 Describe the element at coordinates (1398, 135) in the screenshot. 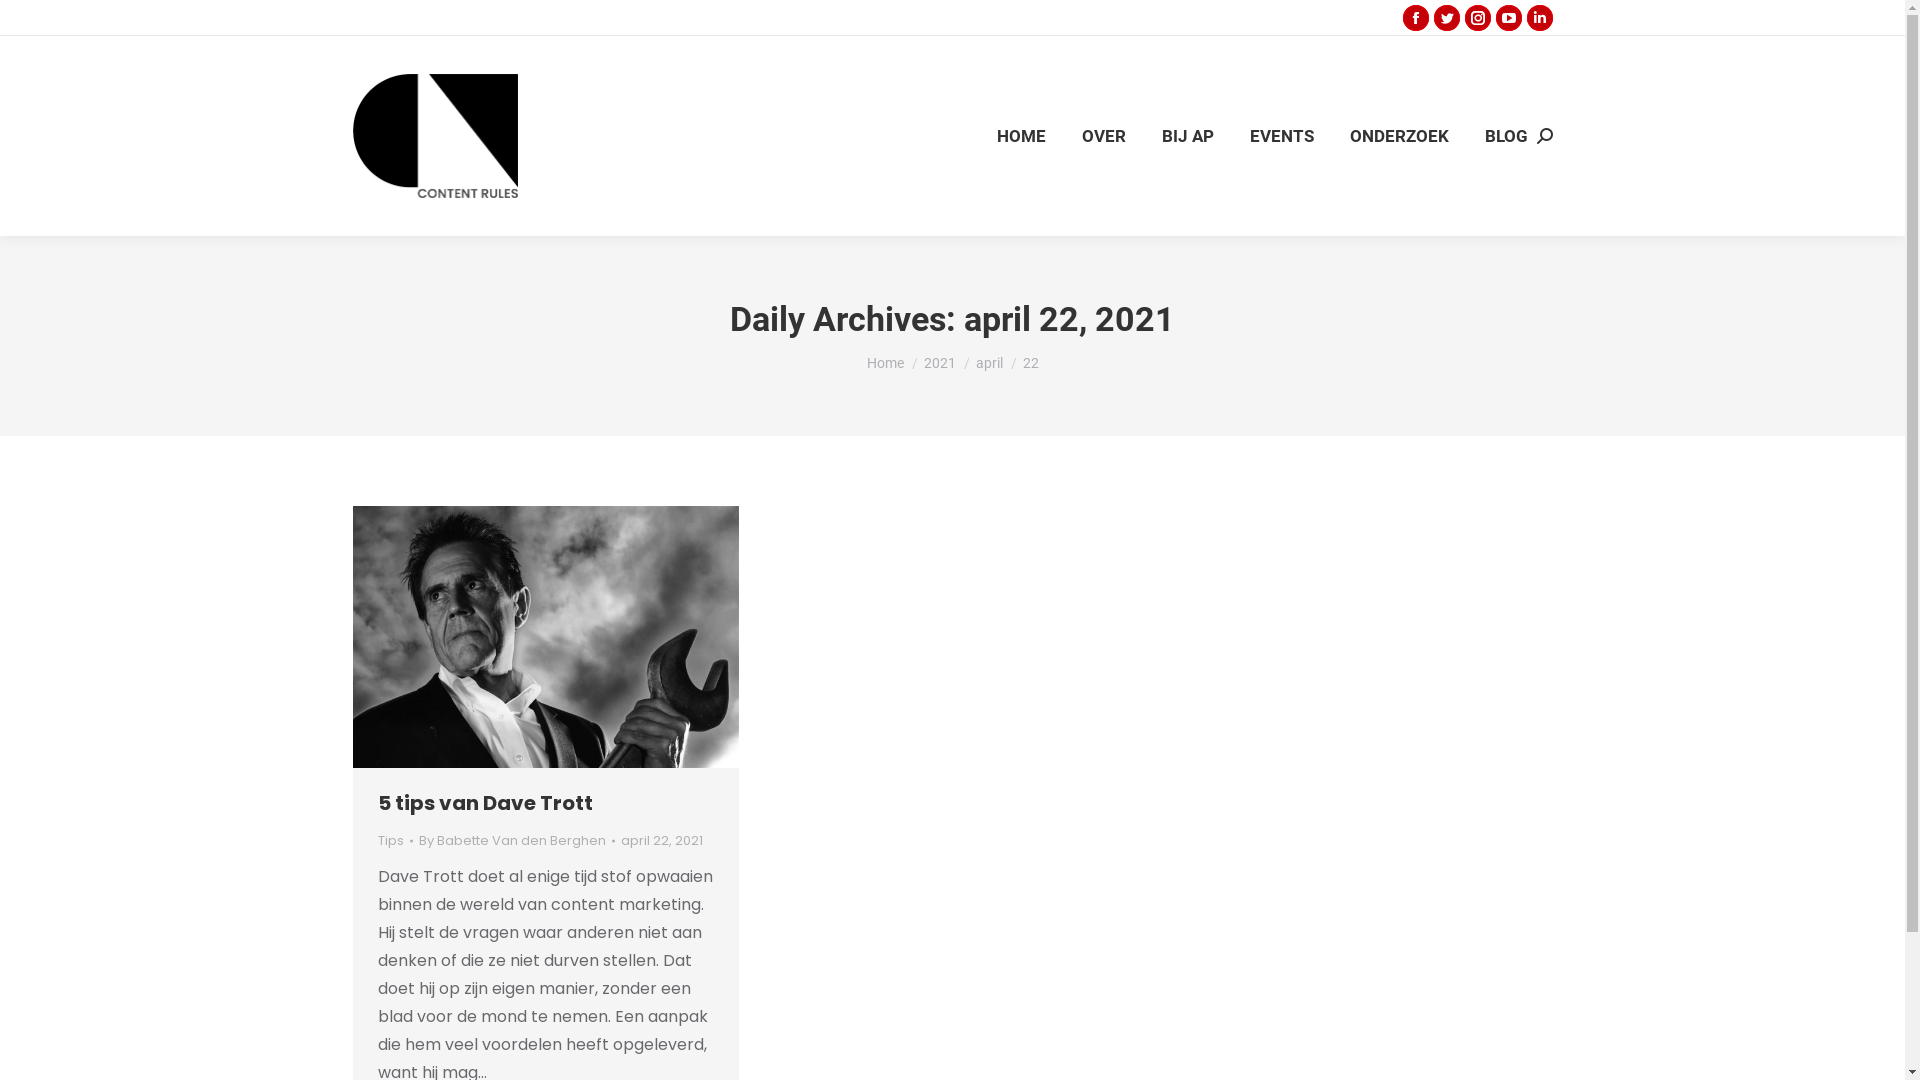

I see `'ONDERZOEK'` at that location.